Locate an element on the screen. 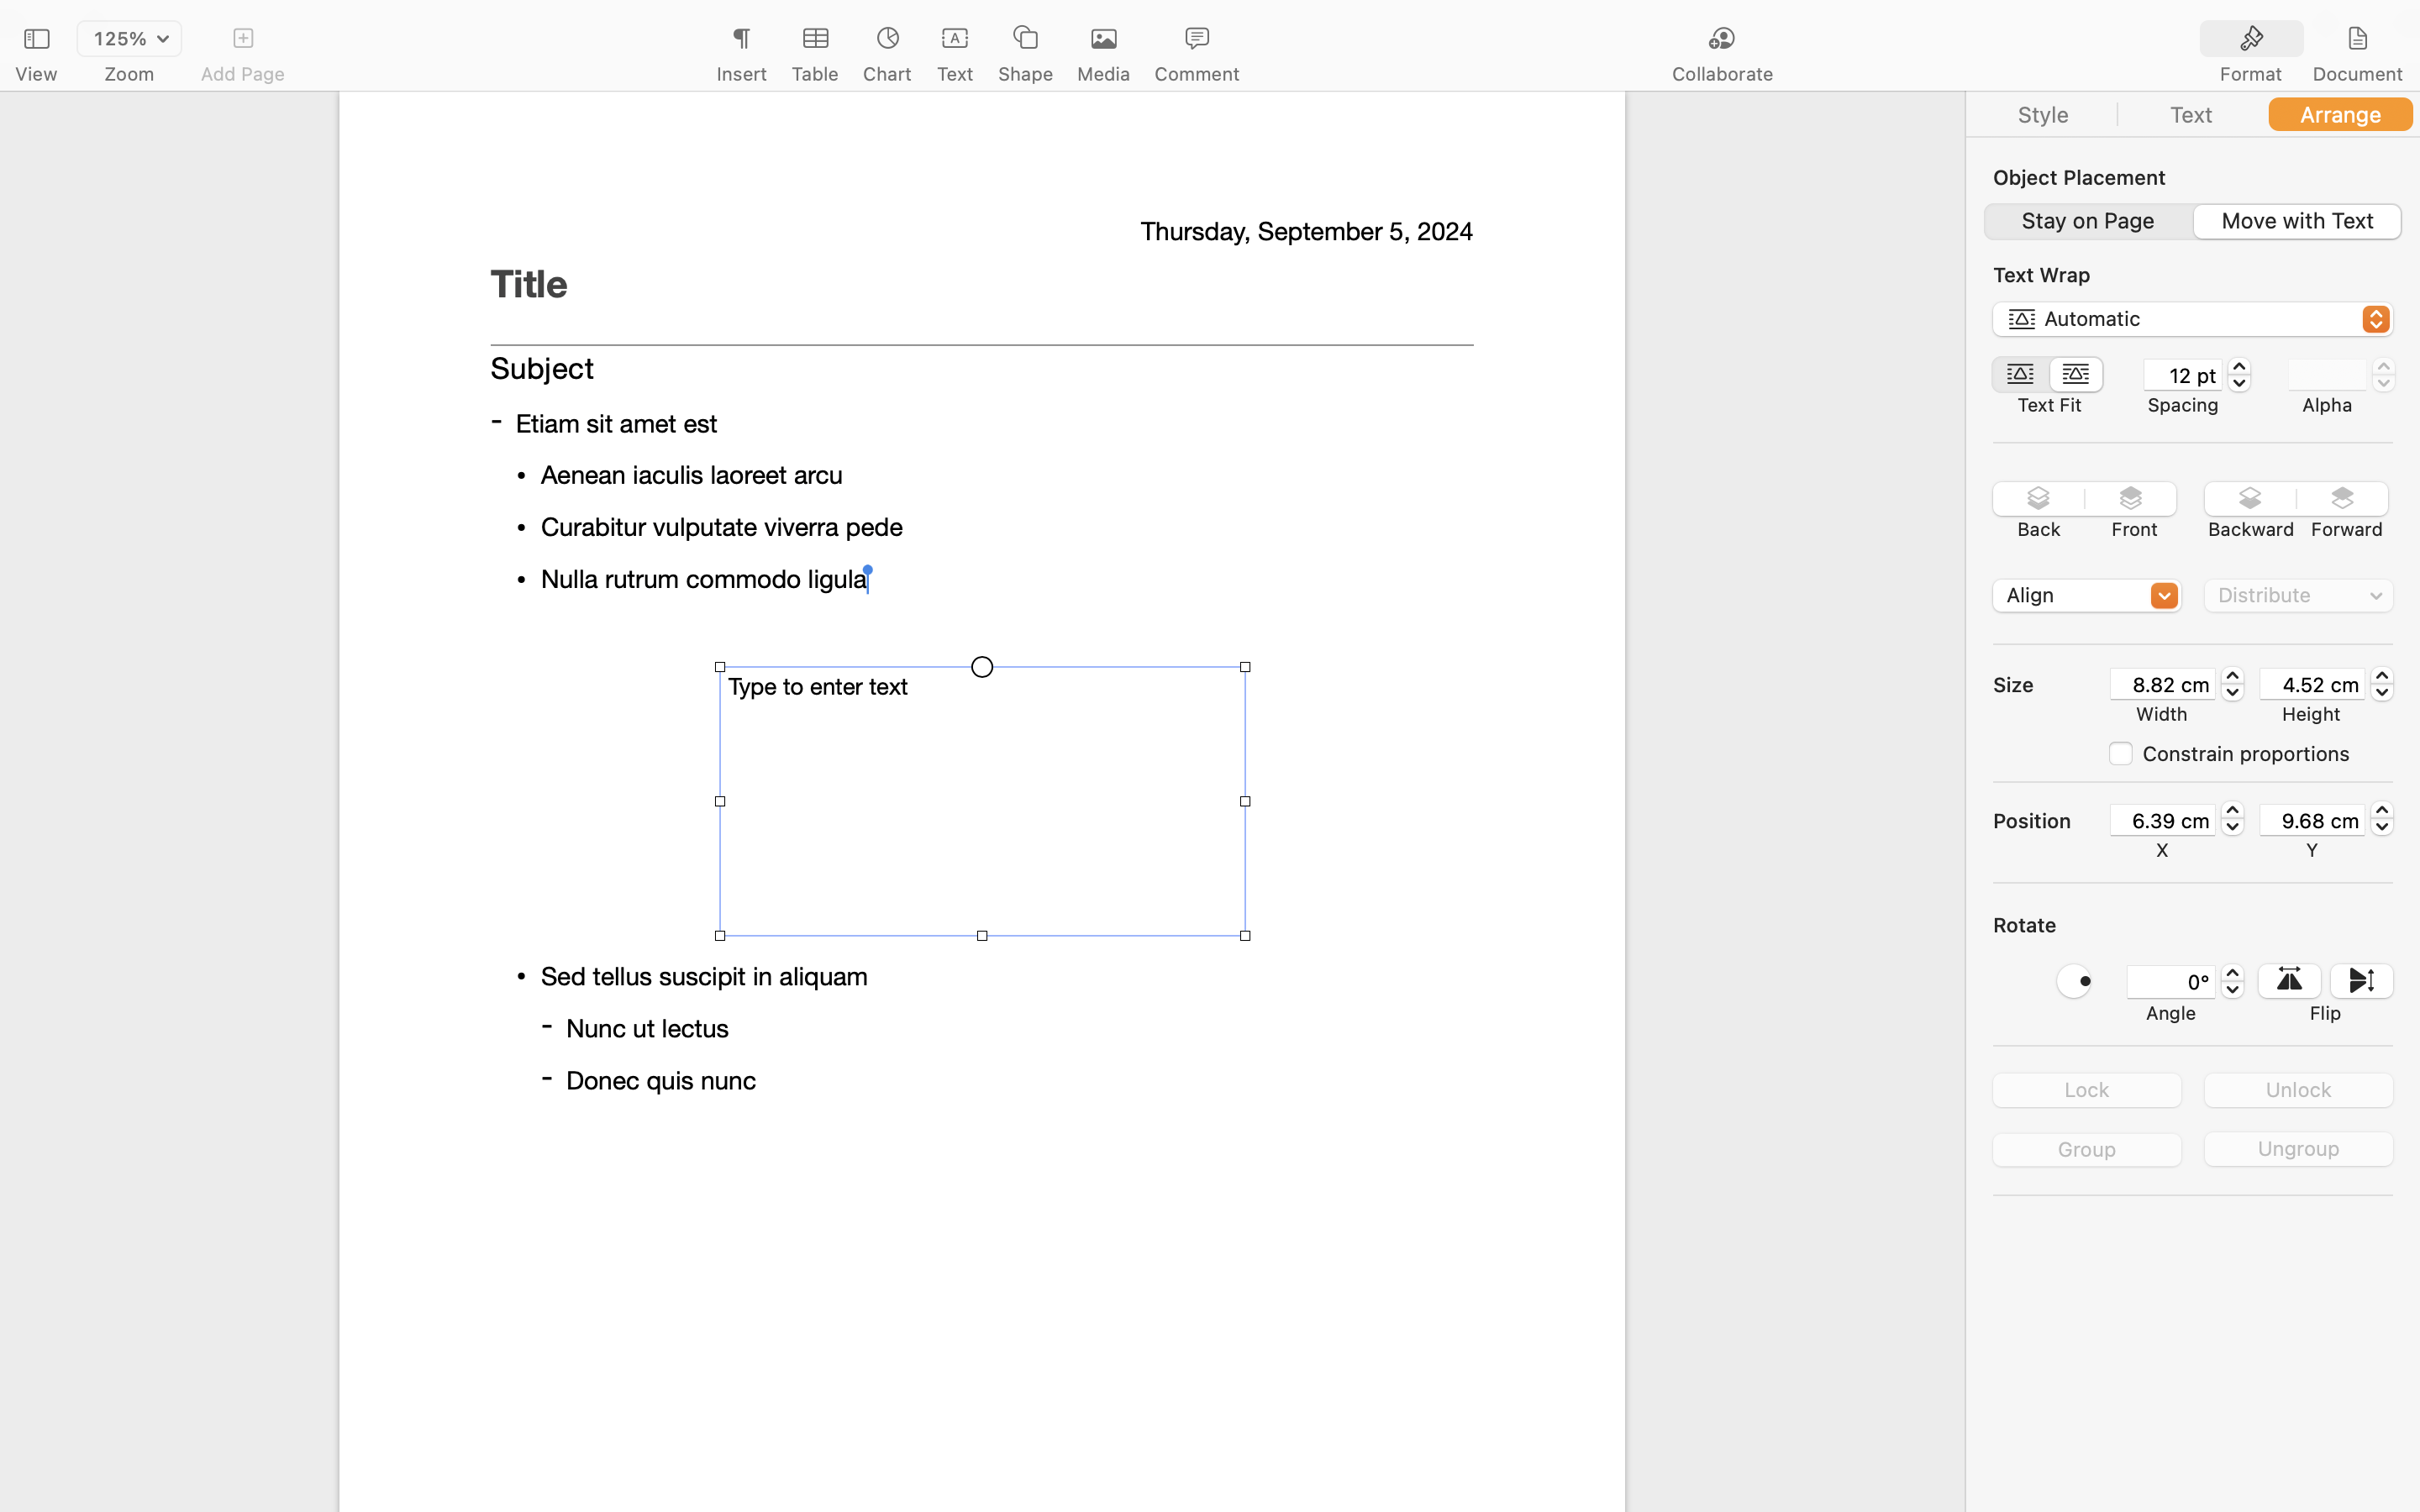 This screenshot has height=1512, width=2420. '12.0' is located at coordinates (2238, 374).